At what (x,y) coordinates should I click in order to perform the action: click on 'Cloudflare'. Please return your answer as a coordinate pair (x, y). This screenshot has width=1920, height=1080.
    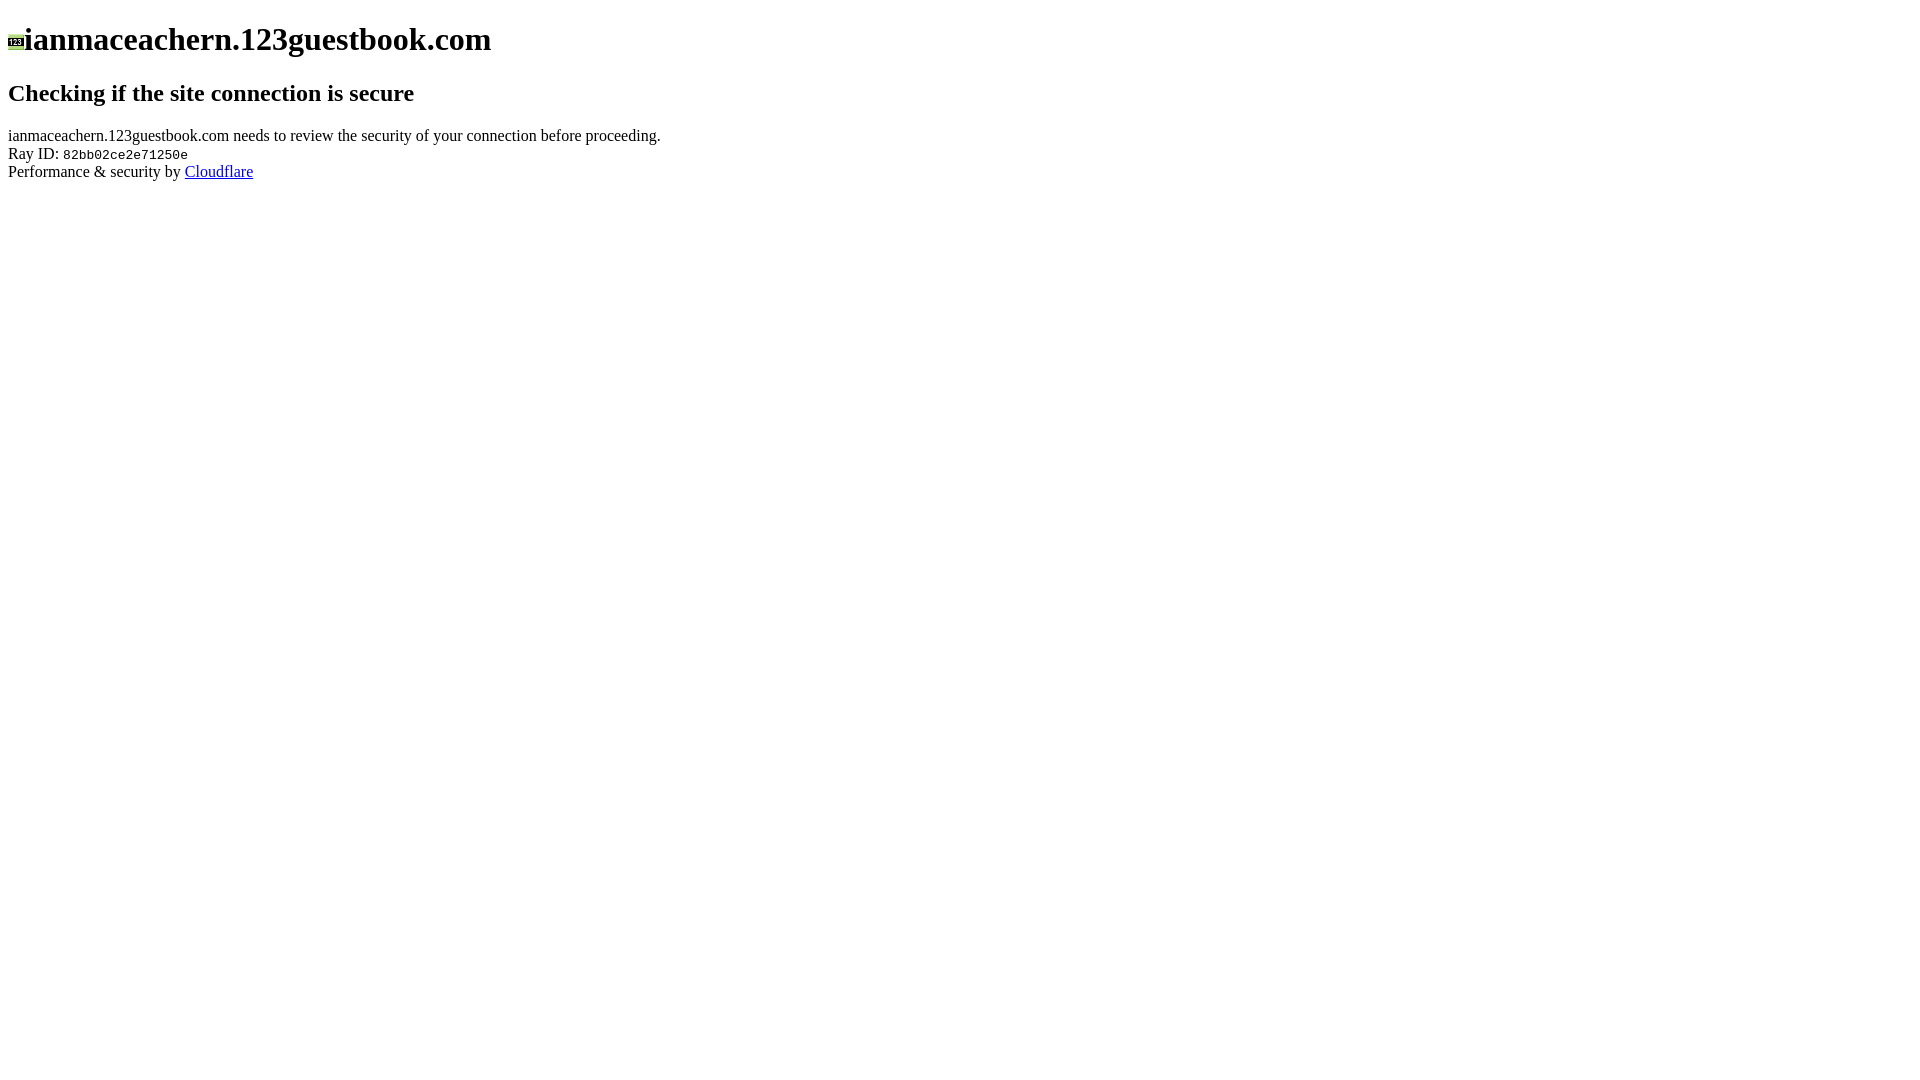
    Looking at the image, I should click on (219, 170).